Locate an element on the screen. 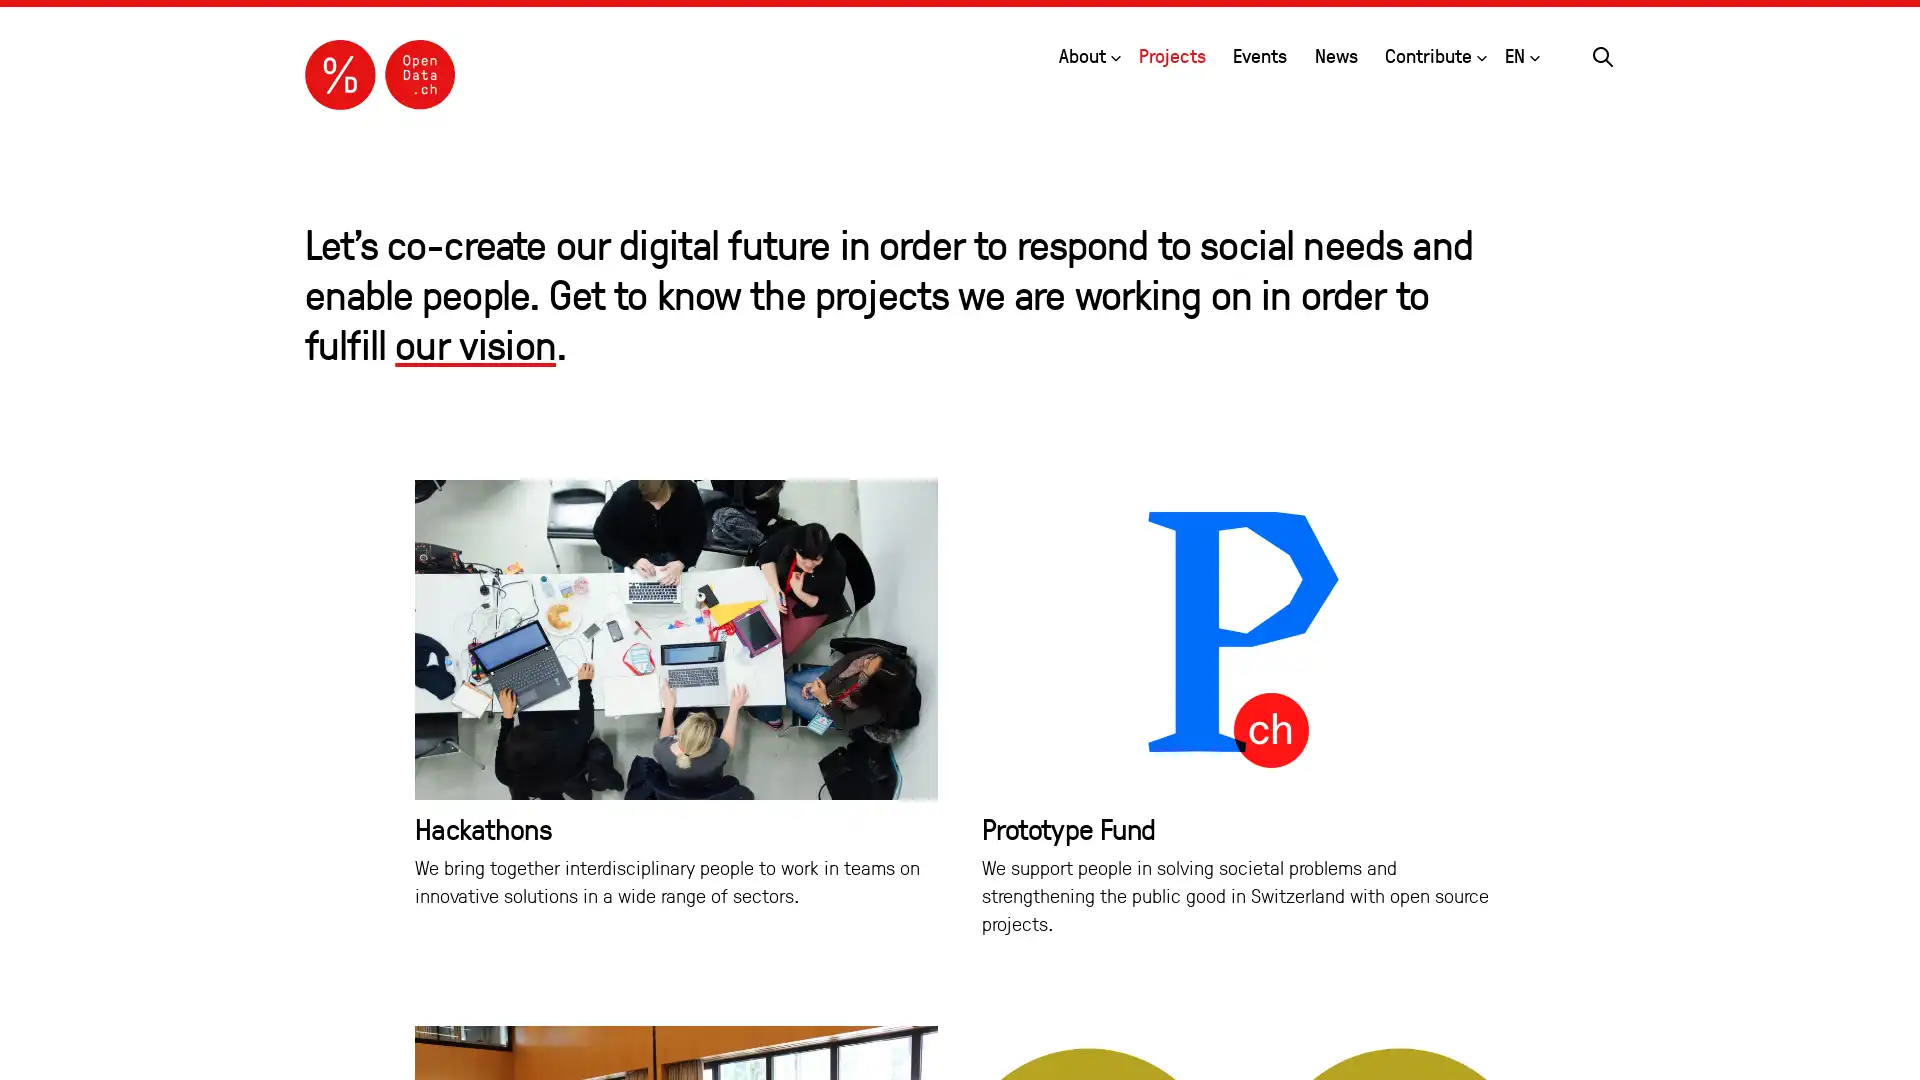  Open is located at coordinates (1534, 53).